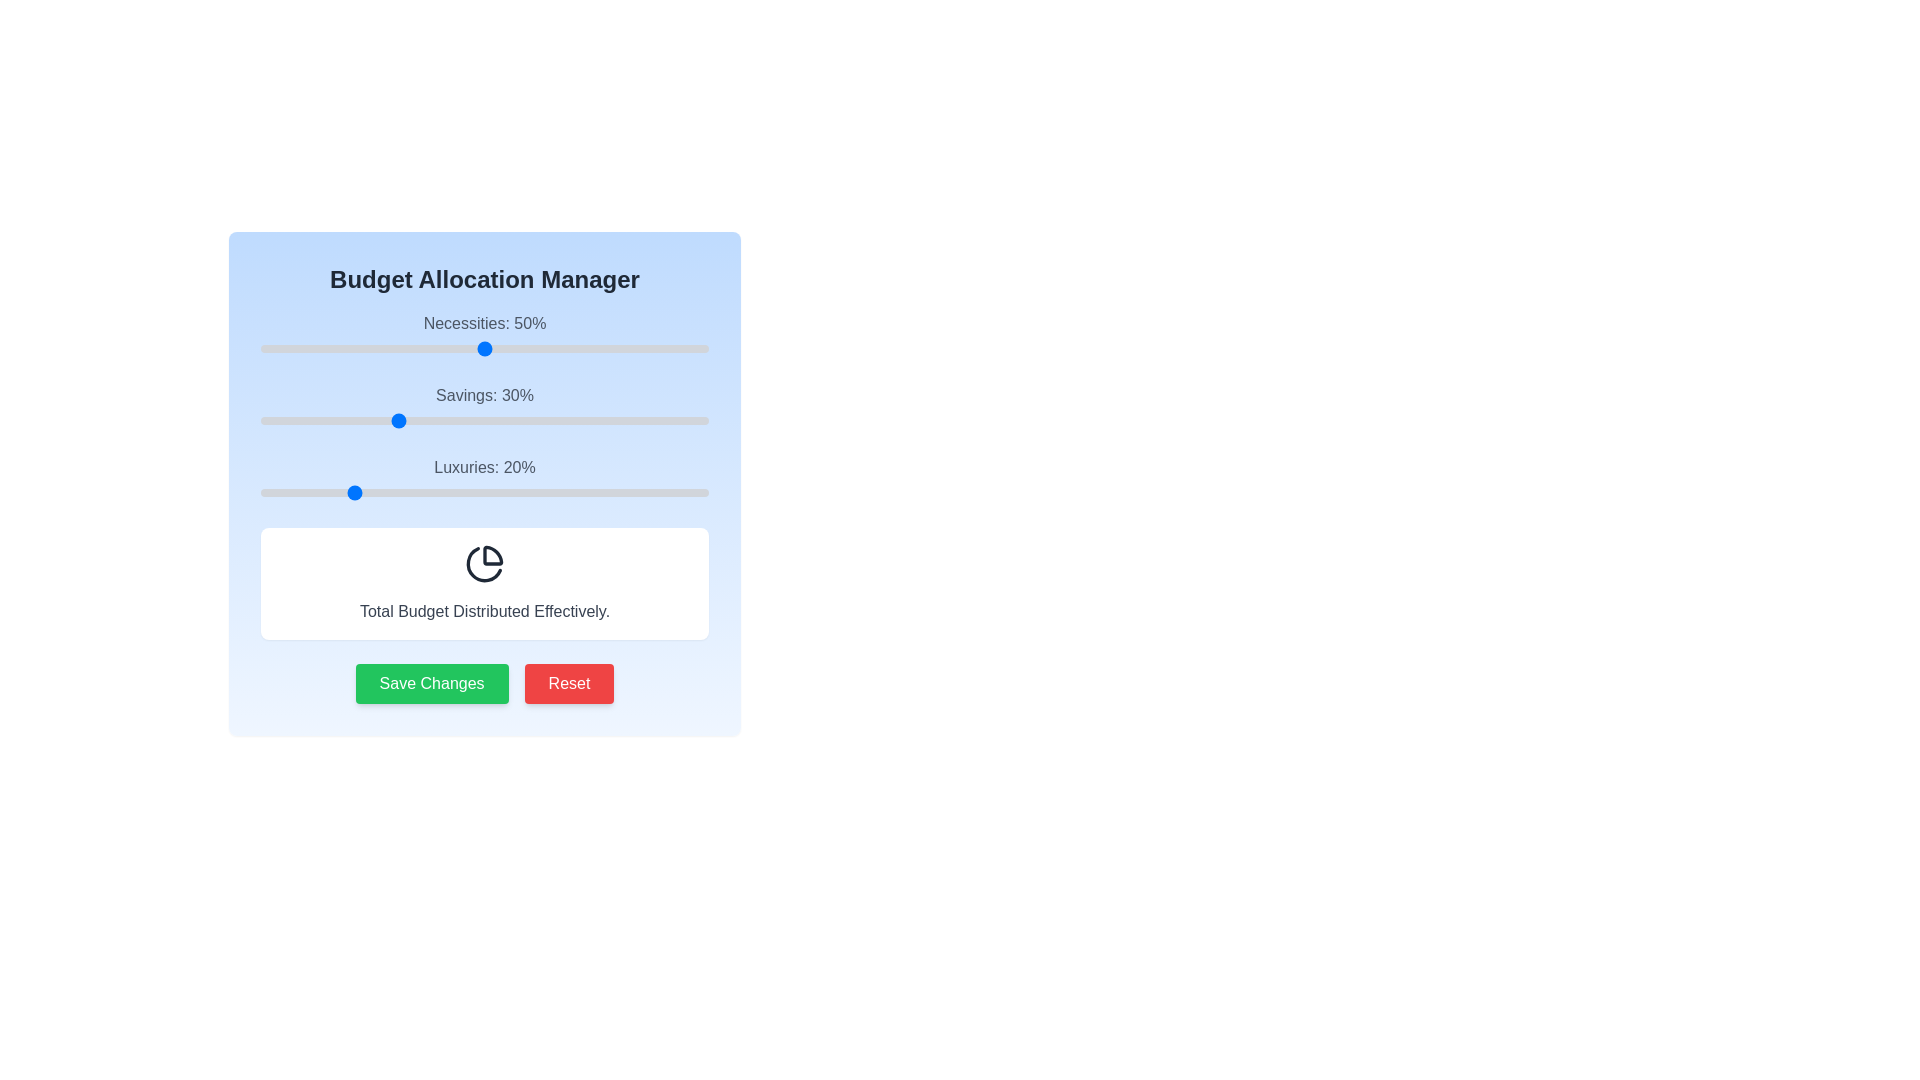 The width and height of the screenshot is (1920, 1080). I want to click on the savings percentage, so click(529, 419).